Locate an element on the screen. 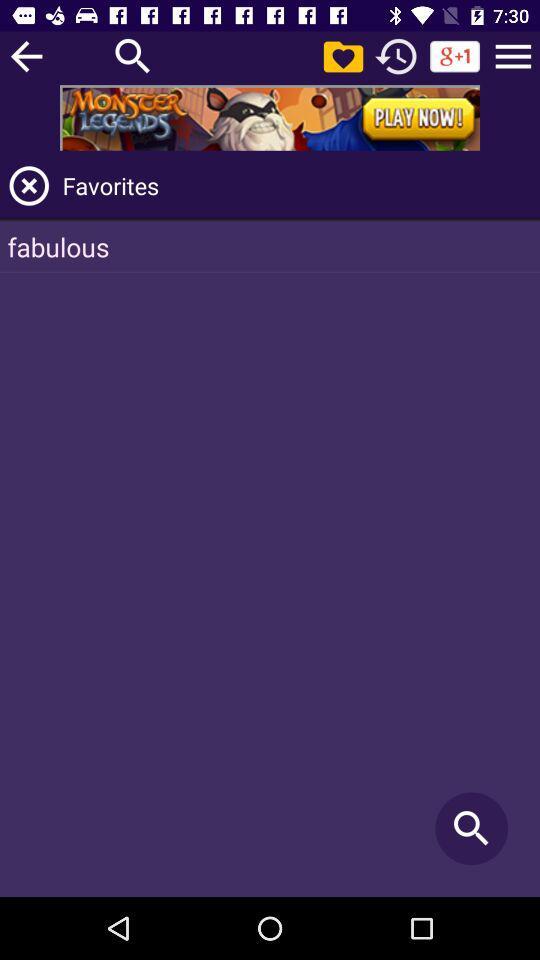 The height and width of the screenshot is (960, 540). see the menu is located at coordinates (513, 55).